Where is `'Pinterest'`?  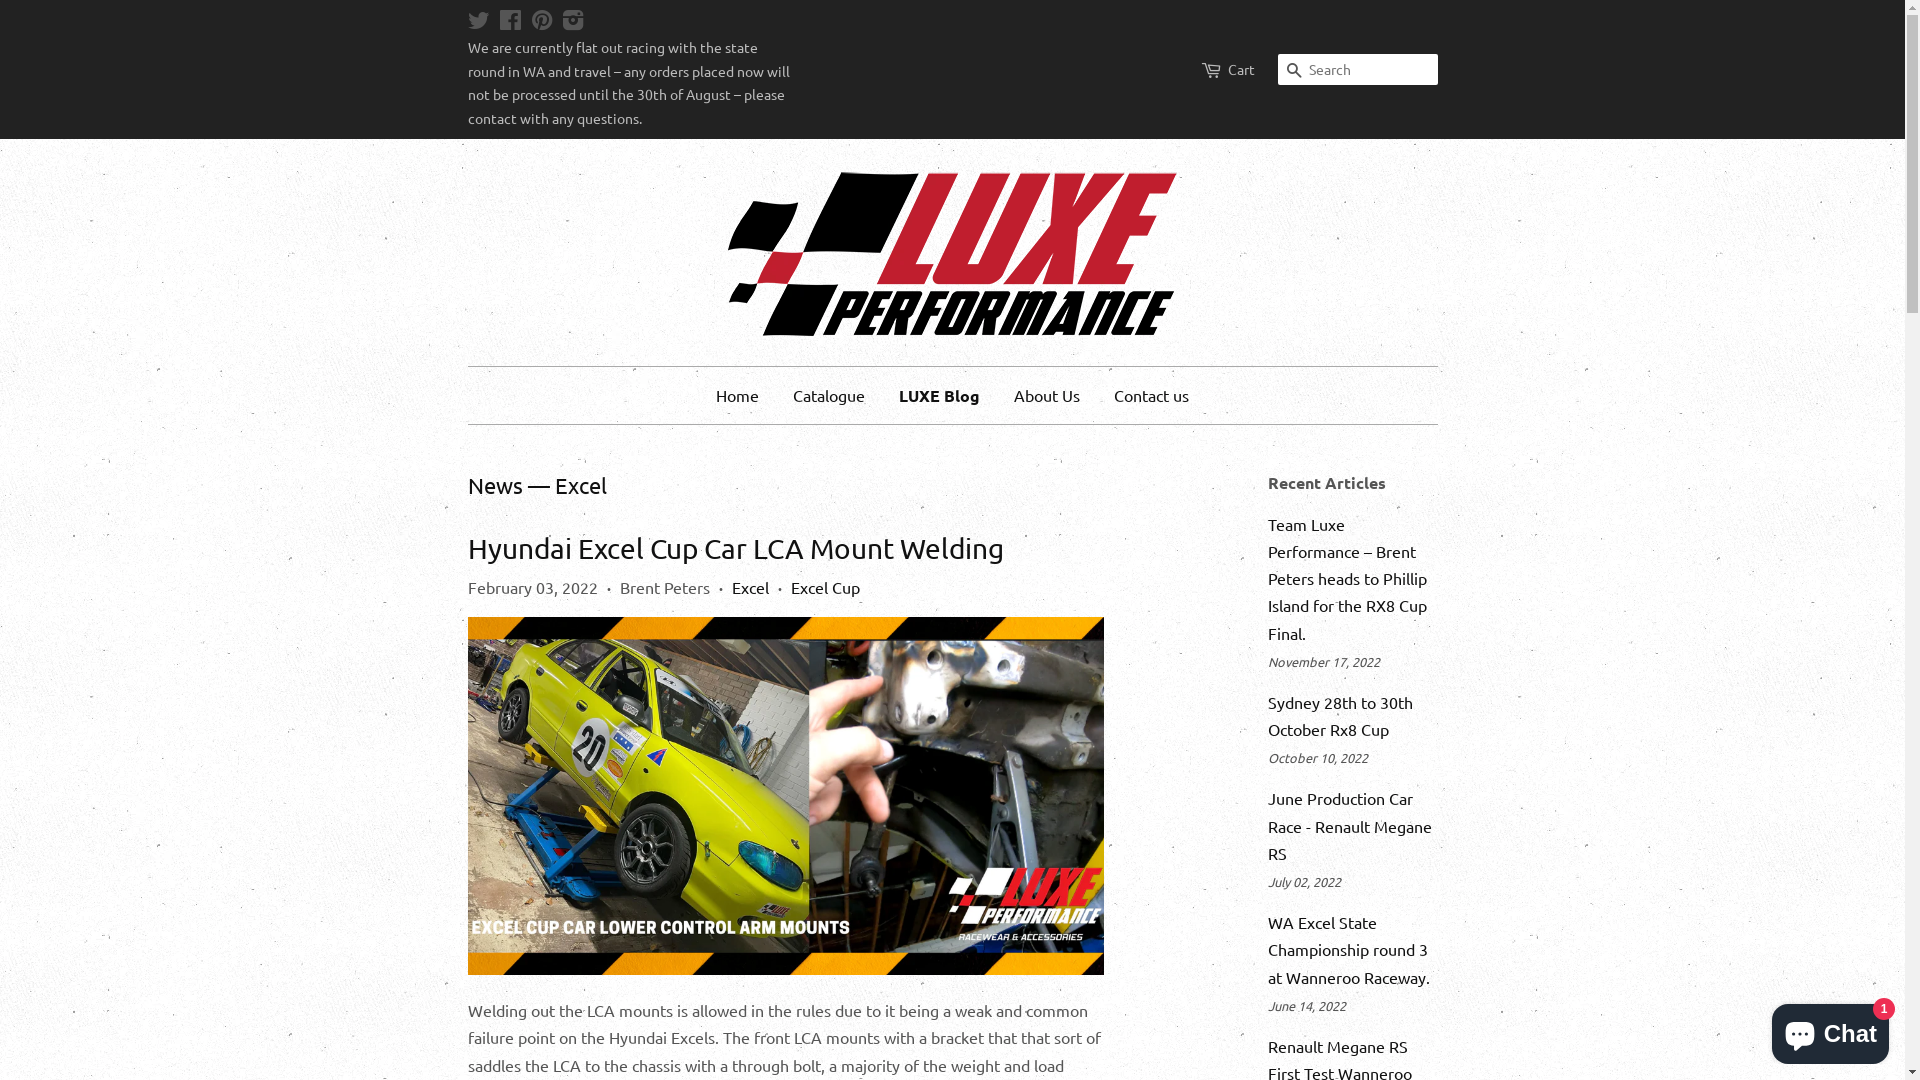
'Pinterest' is located at coordinates (541, 23).